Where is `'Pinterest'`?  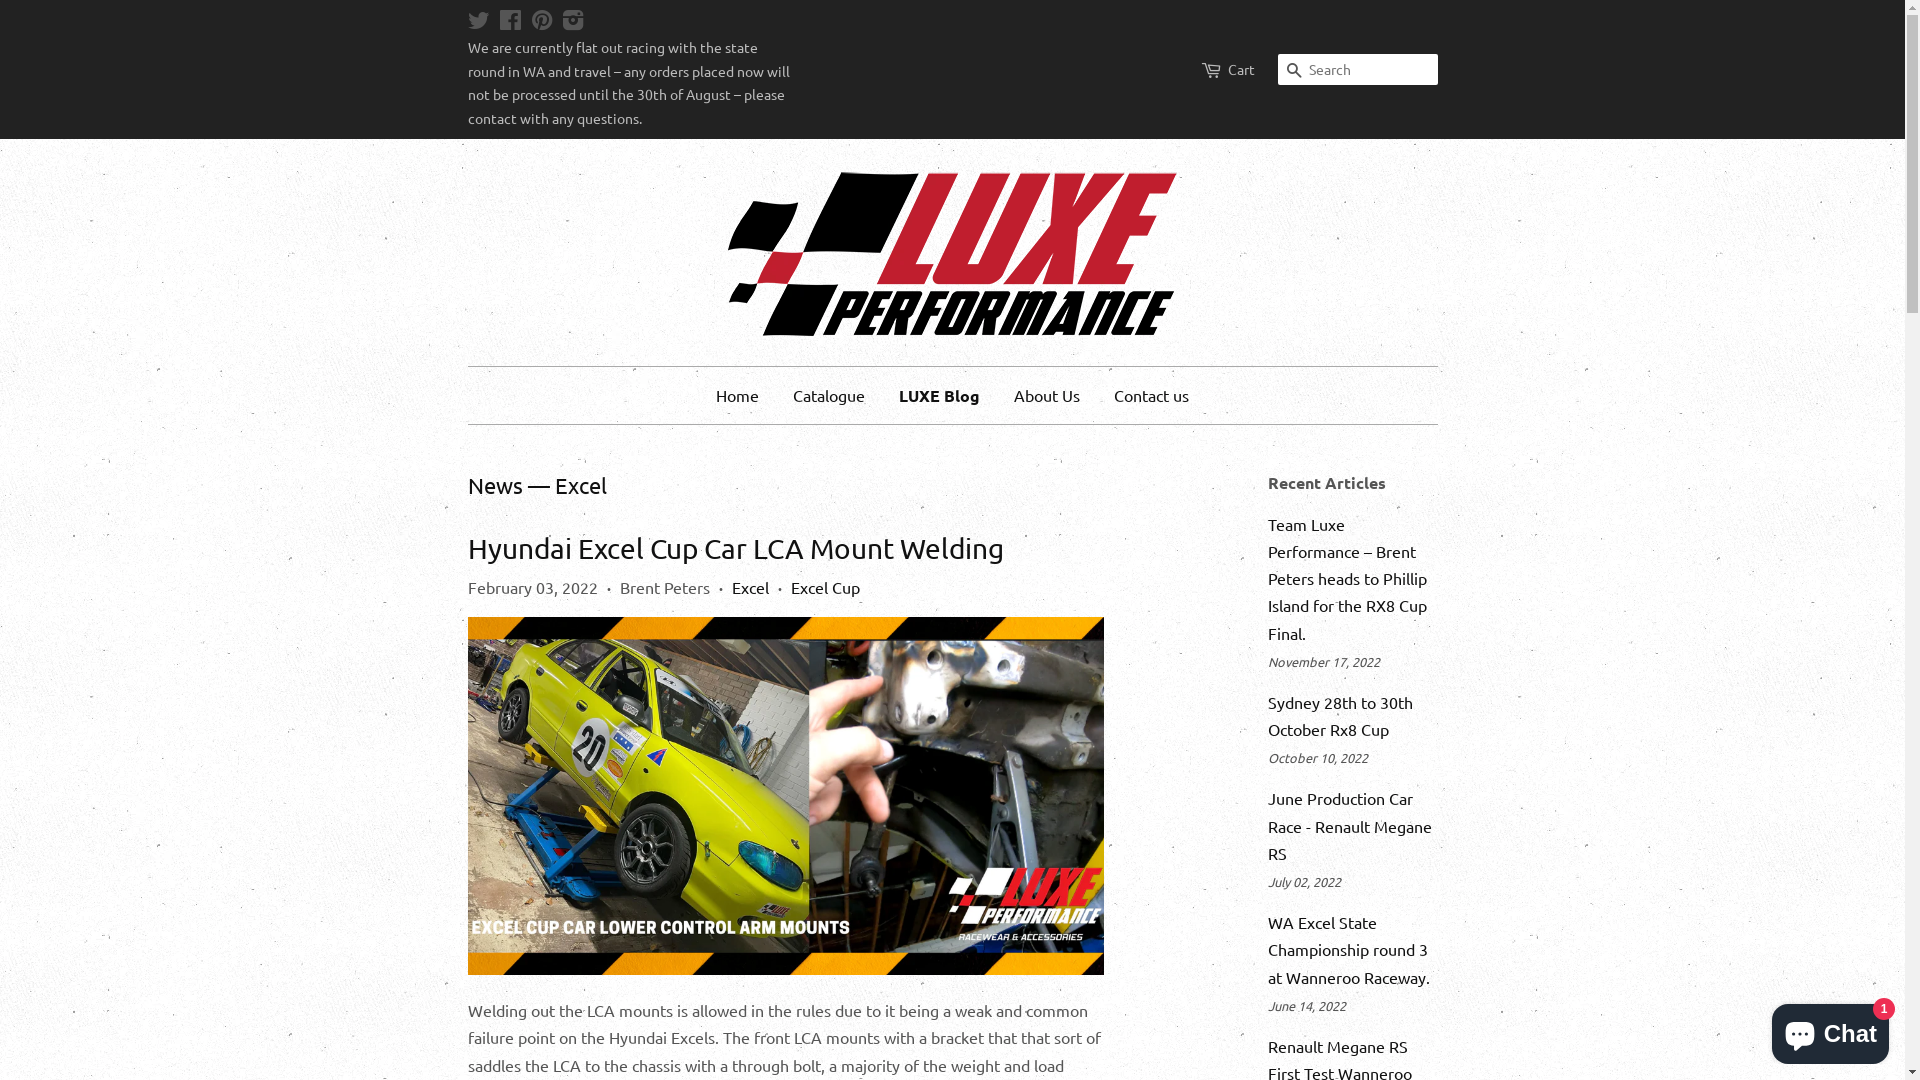
'Pinterest' is located at coordinates (541, 23).